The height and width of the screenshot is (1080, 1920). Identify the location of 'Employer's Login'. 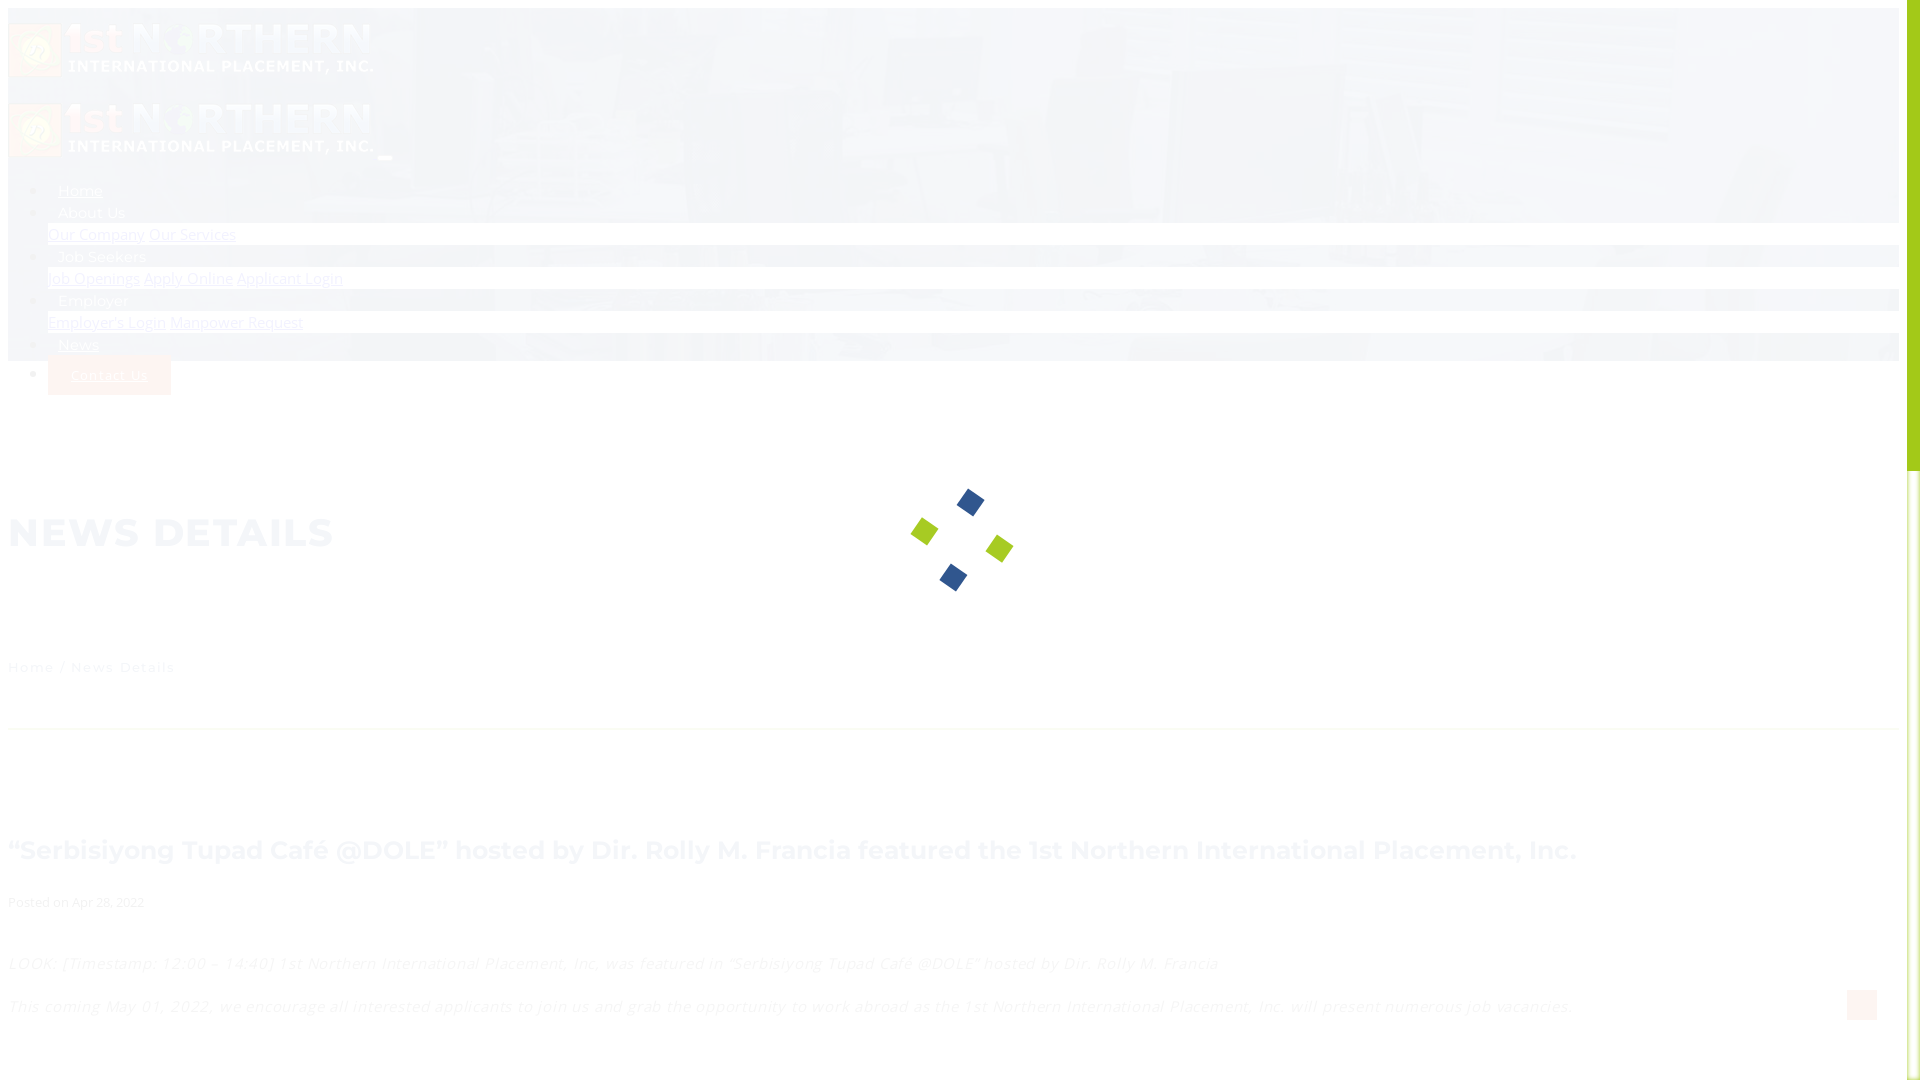
(105, 321).